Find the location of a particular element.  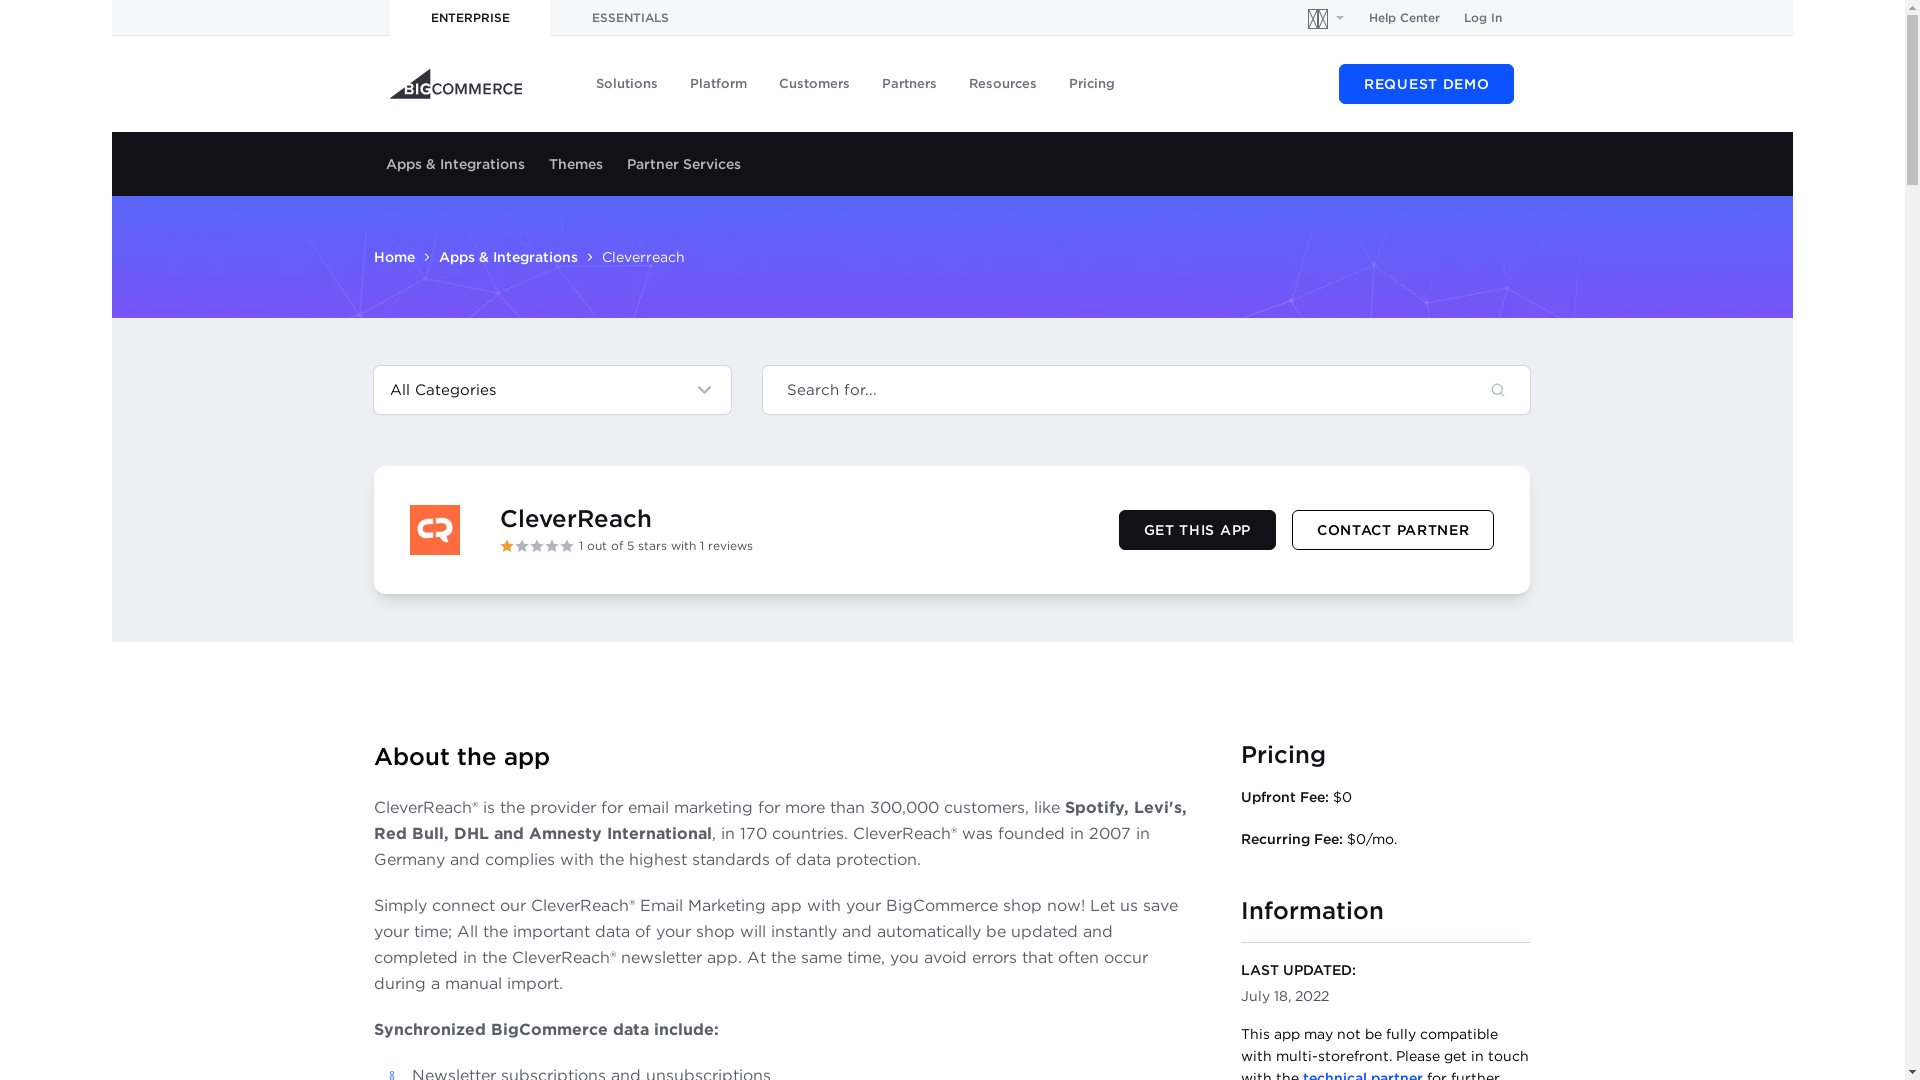

'GET THIS APP' is located at coordinates (1197, 528).